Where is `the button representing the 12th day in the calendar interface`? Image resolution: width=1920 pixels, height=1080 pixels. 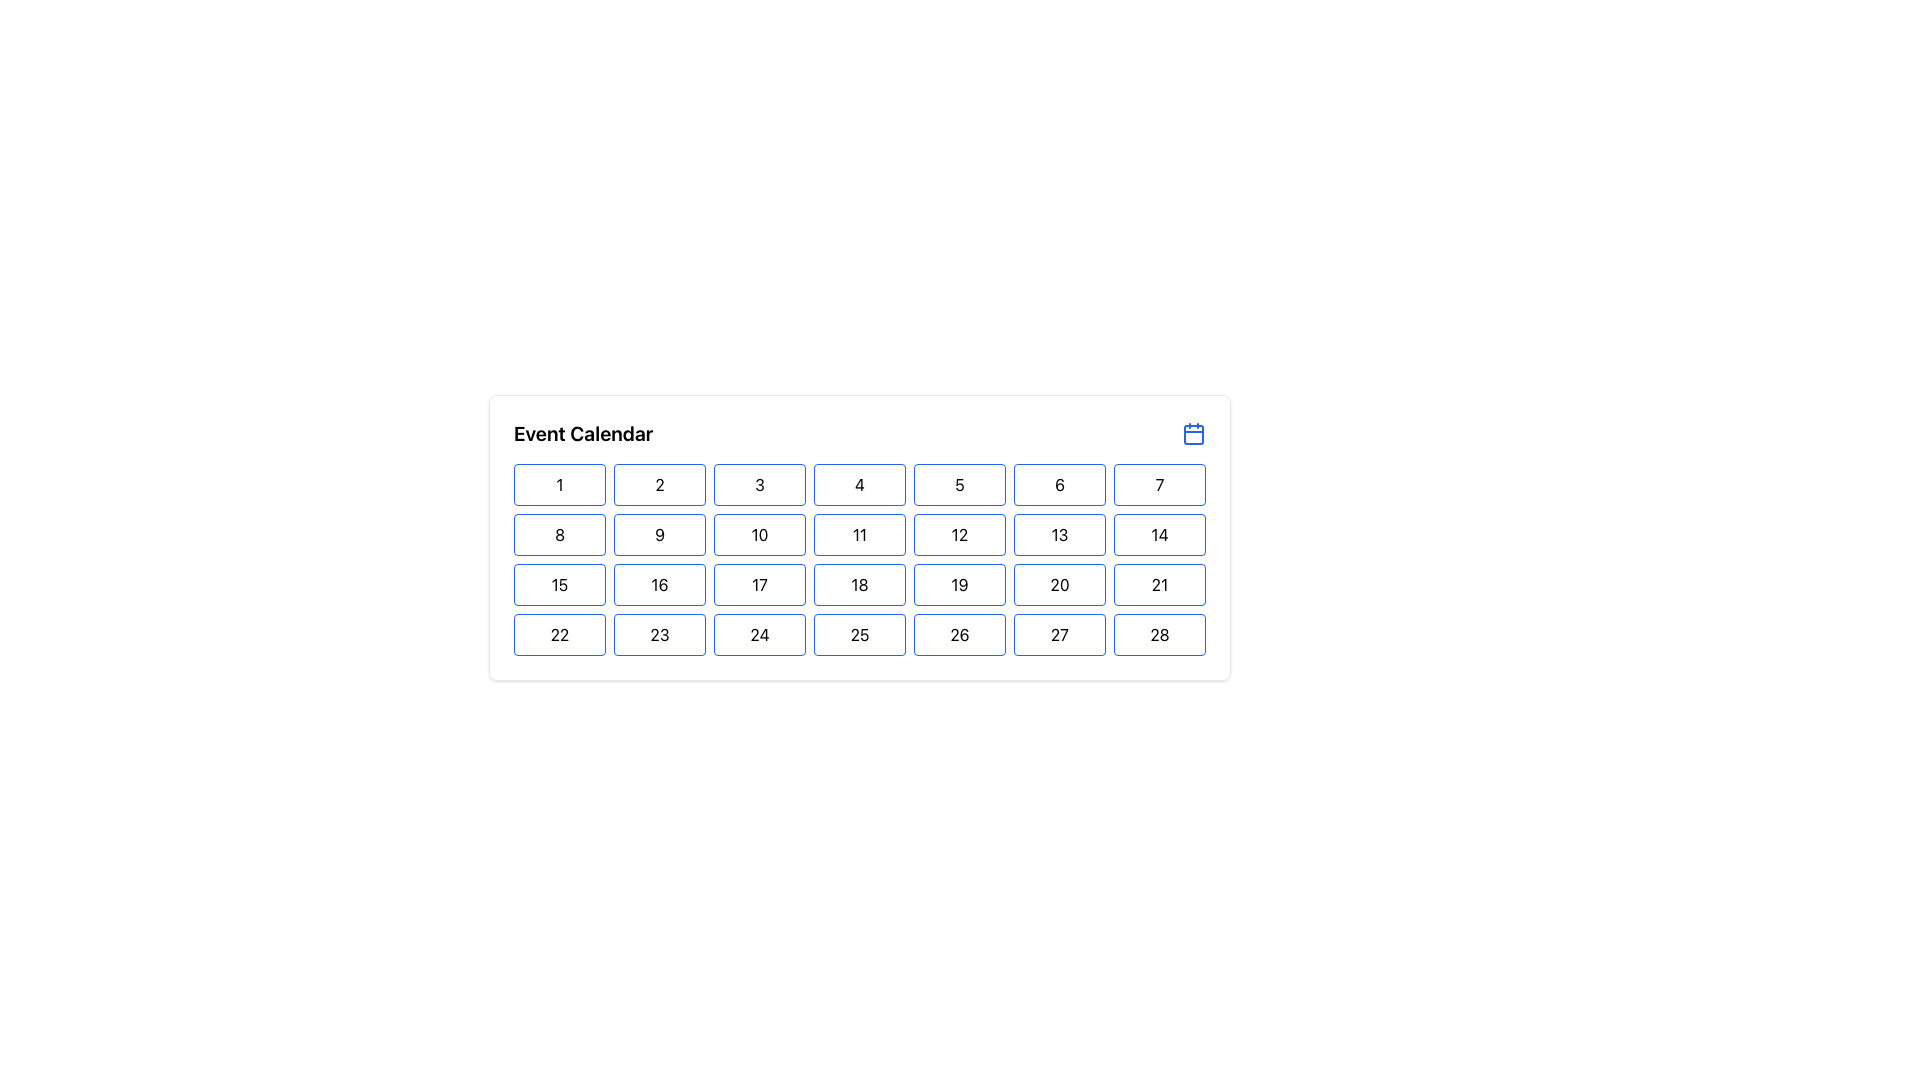 the button representing the 12th day in the calendar interface is located at coordinates (960, 534).